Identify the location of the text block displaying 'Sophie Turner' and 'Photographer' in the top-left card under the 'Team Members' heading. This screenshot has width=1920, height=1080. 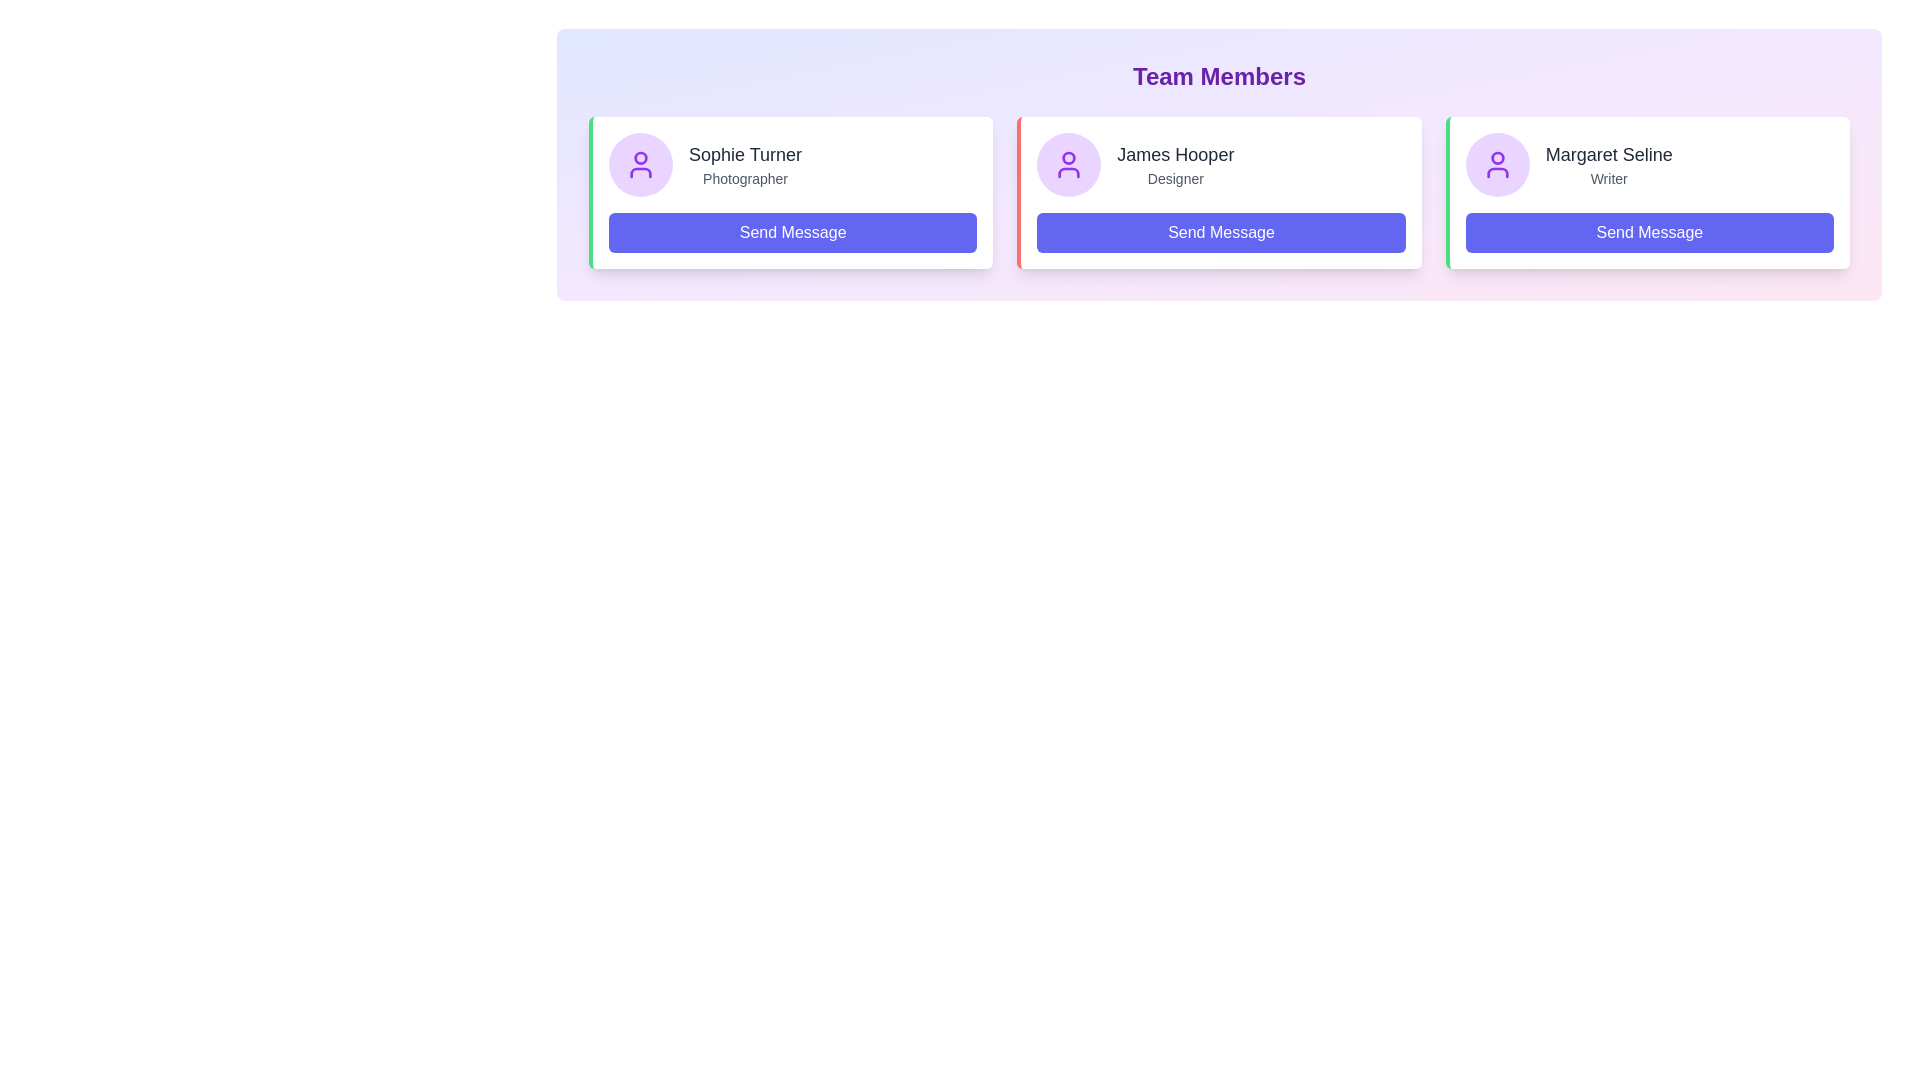
(744, 164).